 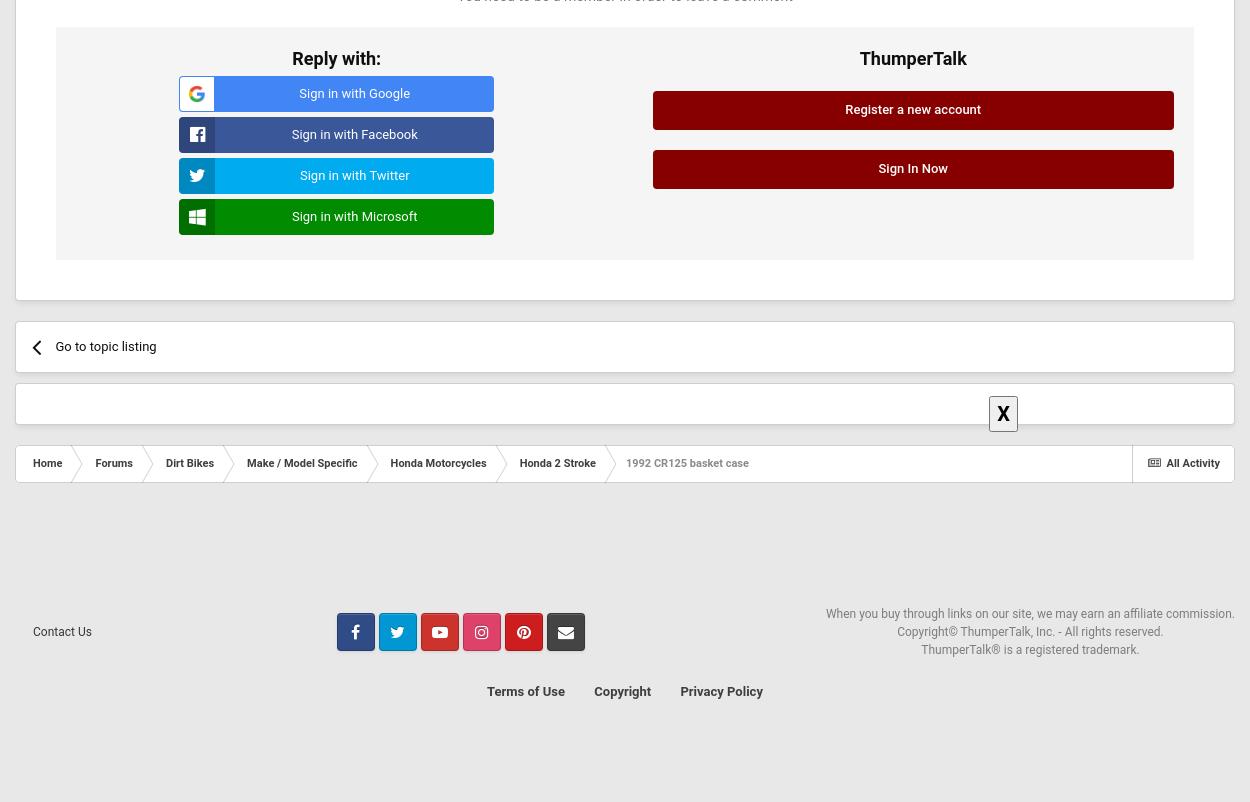 I want to click on 'Home', so click(x=33, y=461).